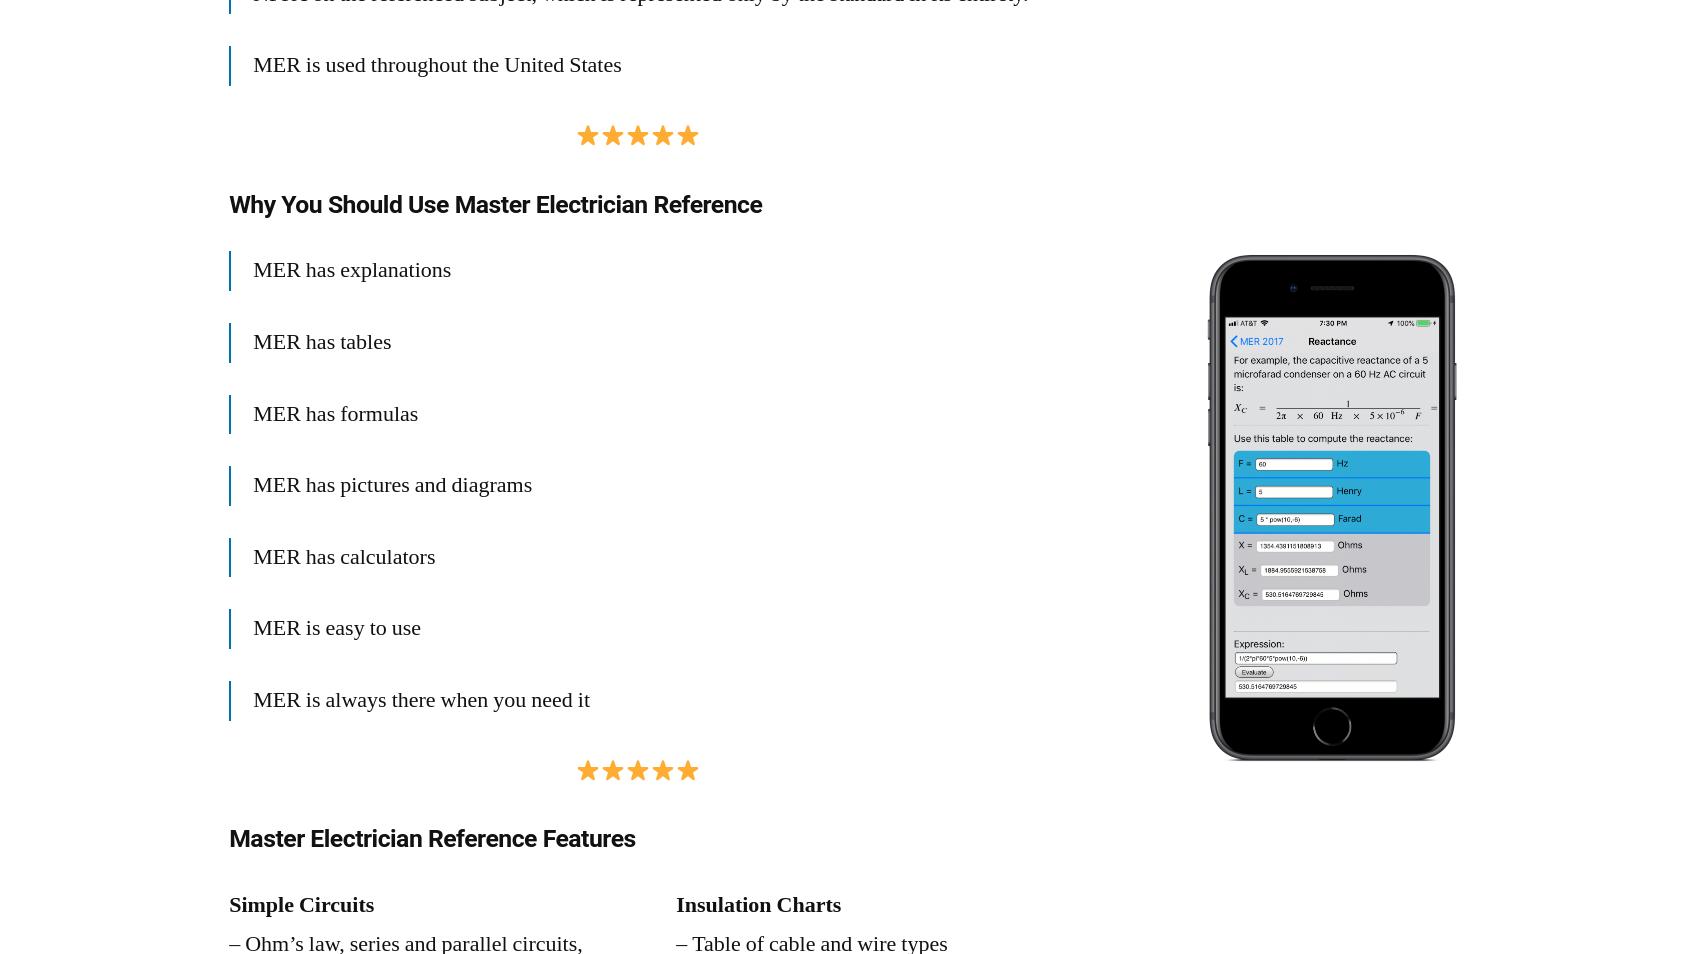 The height and width of the screenshot is (954, 1692). Describe the element at coordinates (252, 340) in the screenshot. I see `'MER has tables'` at that location.